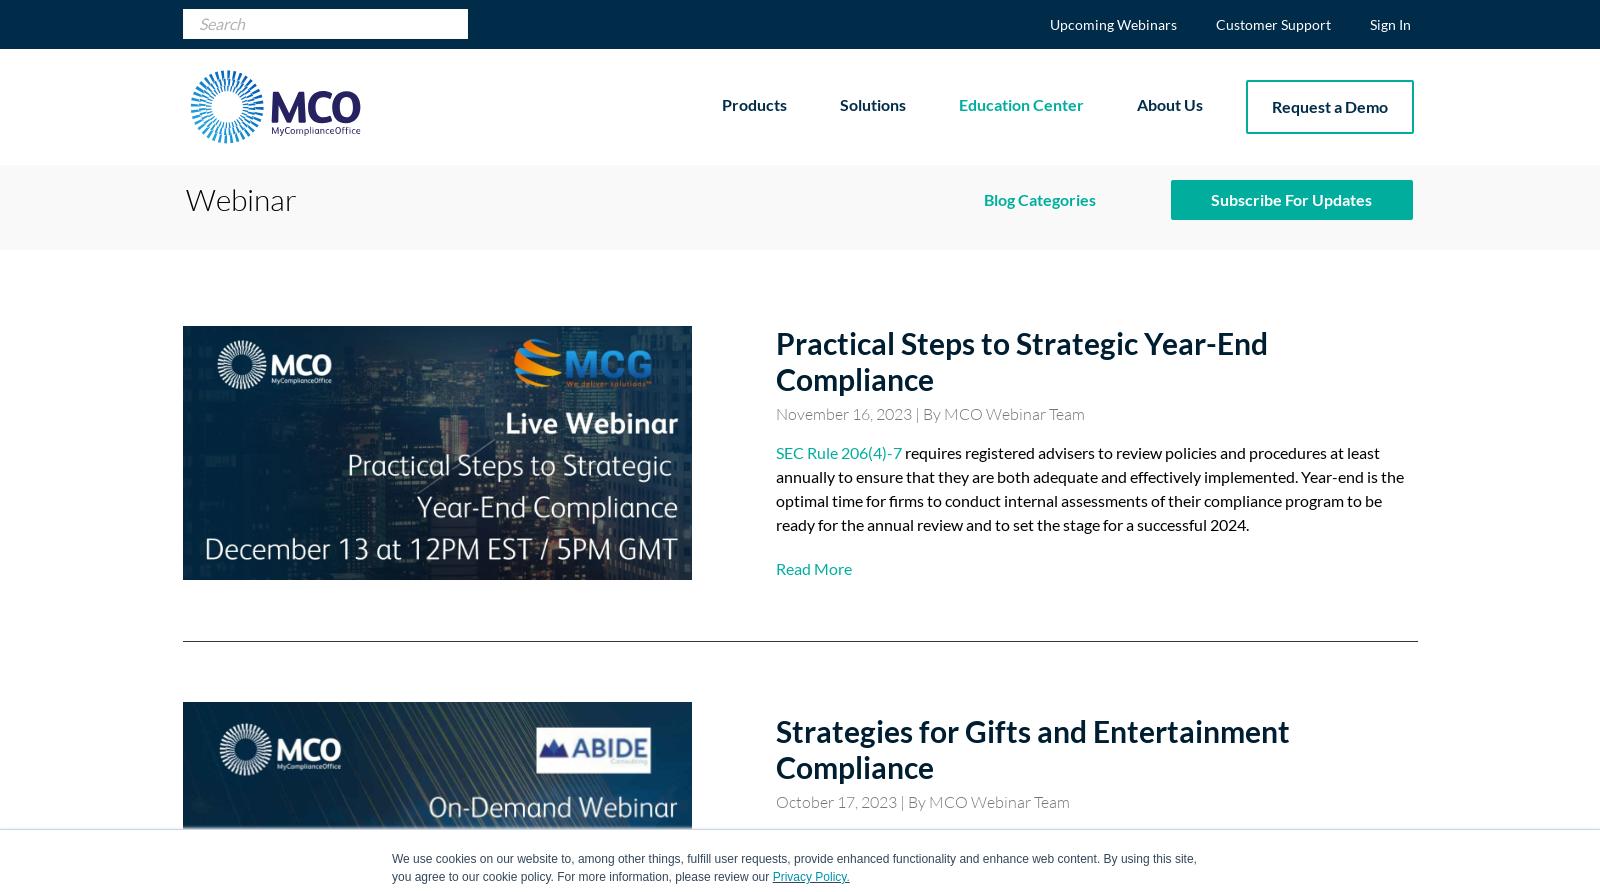 This screenshot has width=1600, height=892. What do you see at coordinates (1025, 653) in the screenshot?
I see `'Regulatory Compliance Management'` at bounding box center [1025, 653].